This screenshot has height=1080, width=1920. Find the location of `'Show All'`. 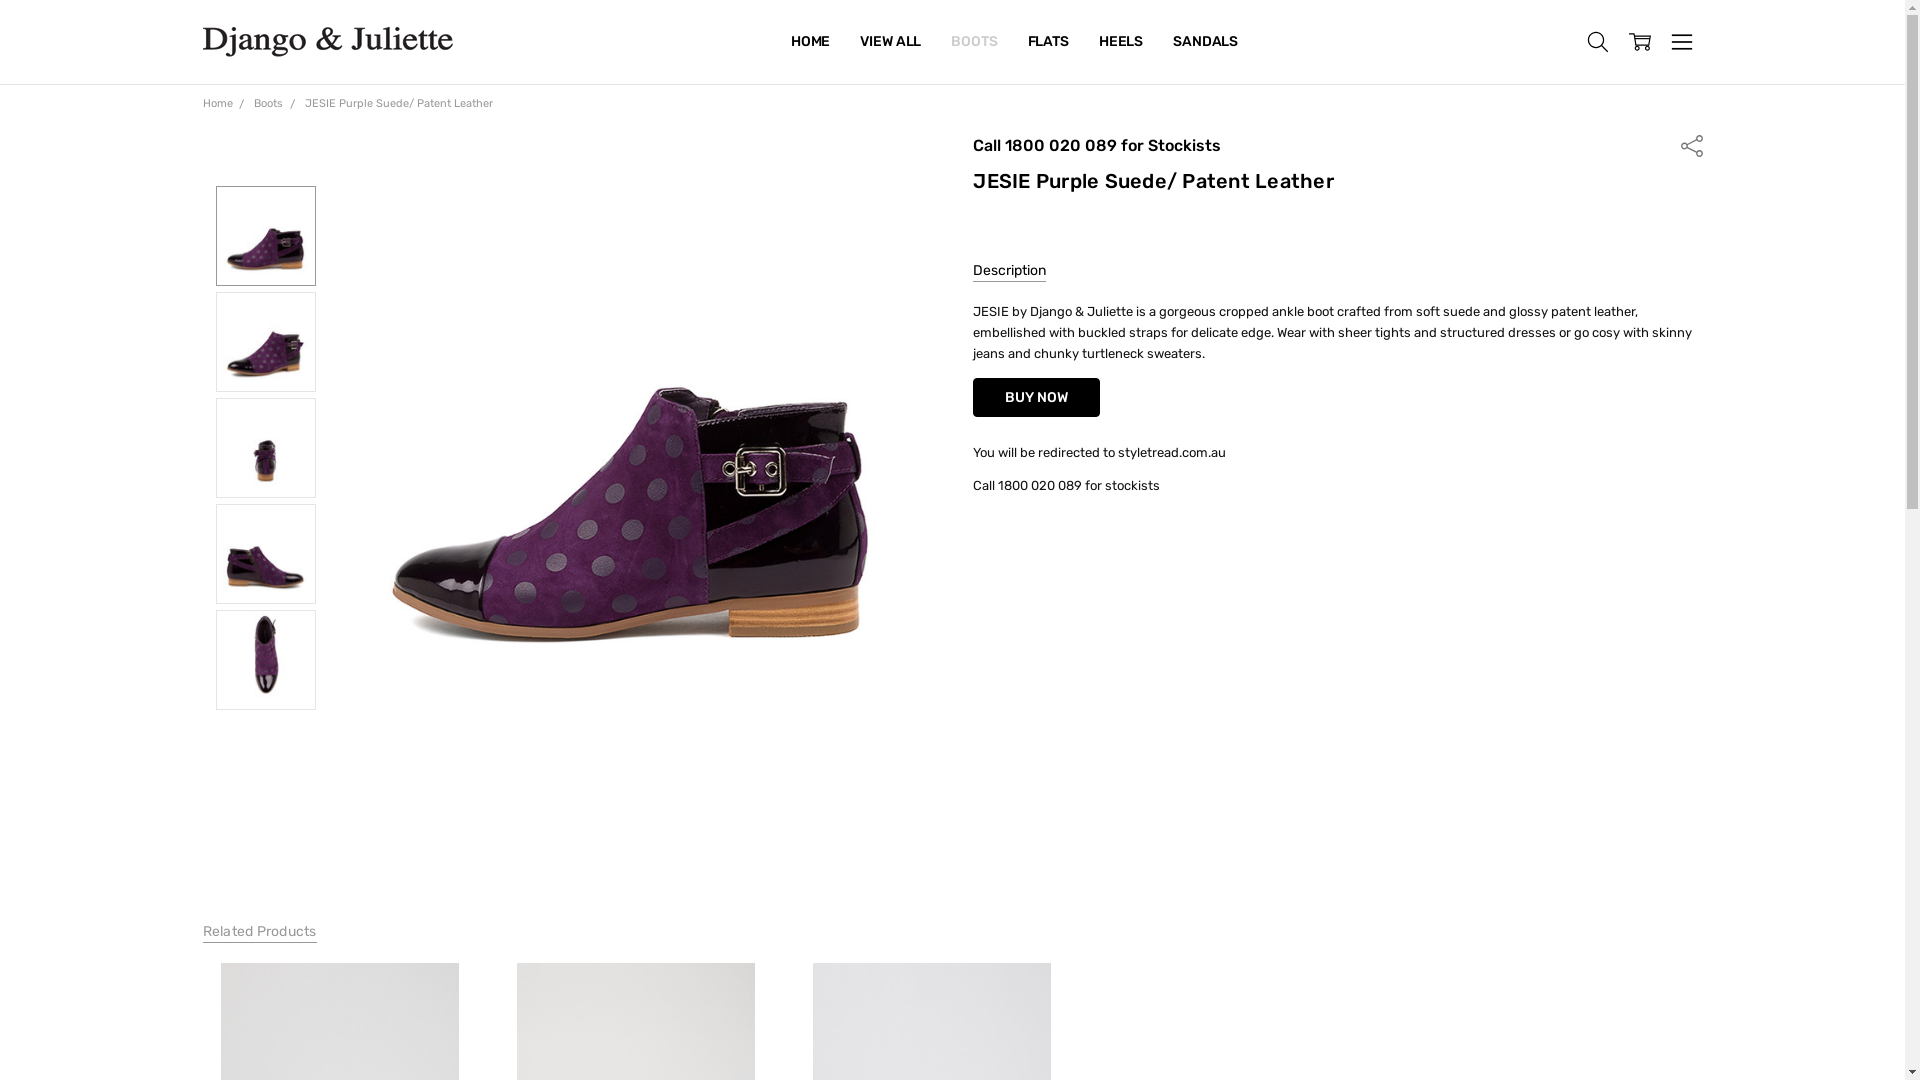

'Show All' is located at coordinates (801, 42).